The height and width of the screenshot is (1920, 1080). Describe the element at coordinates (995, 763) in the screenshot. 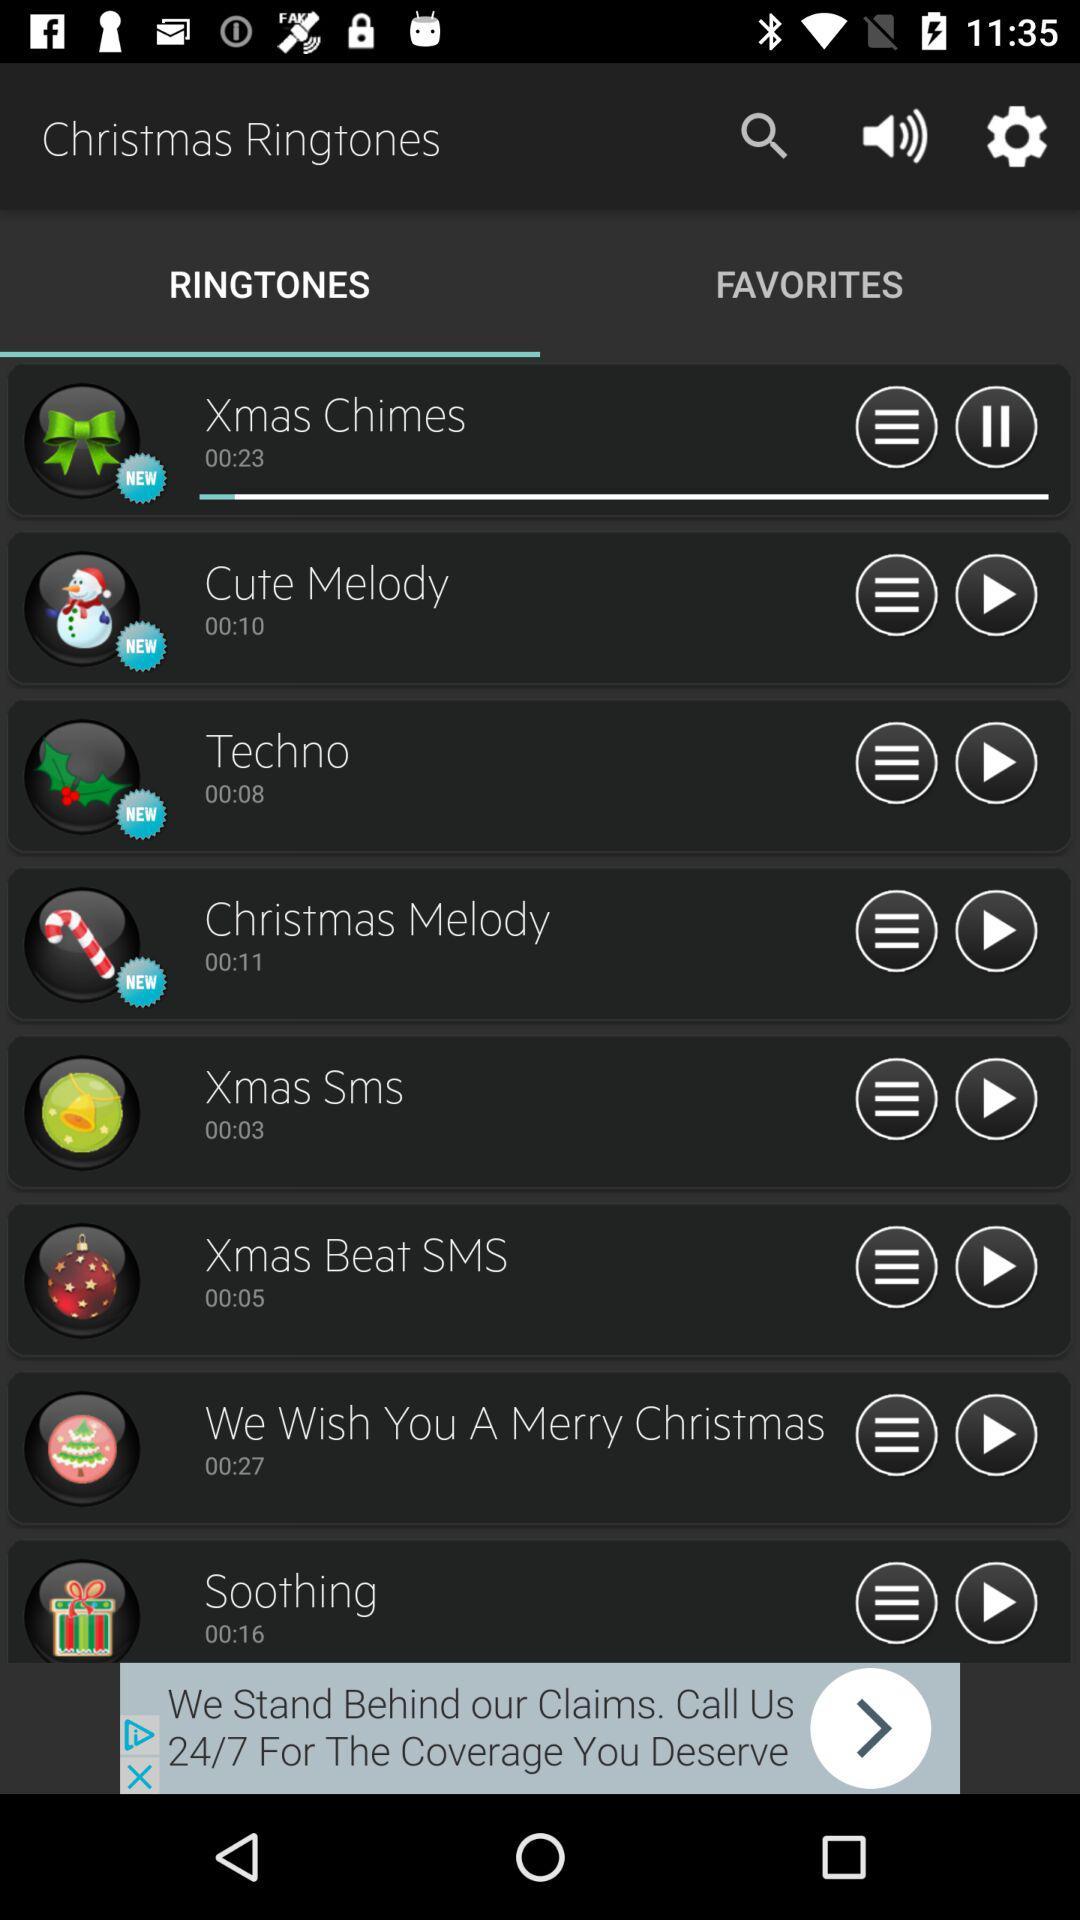

I see `techno ringtone` at that location.